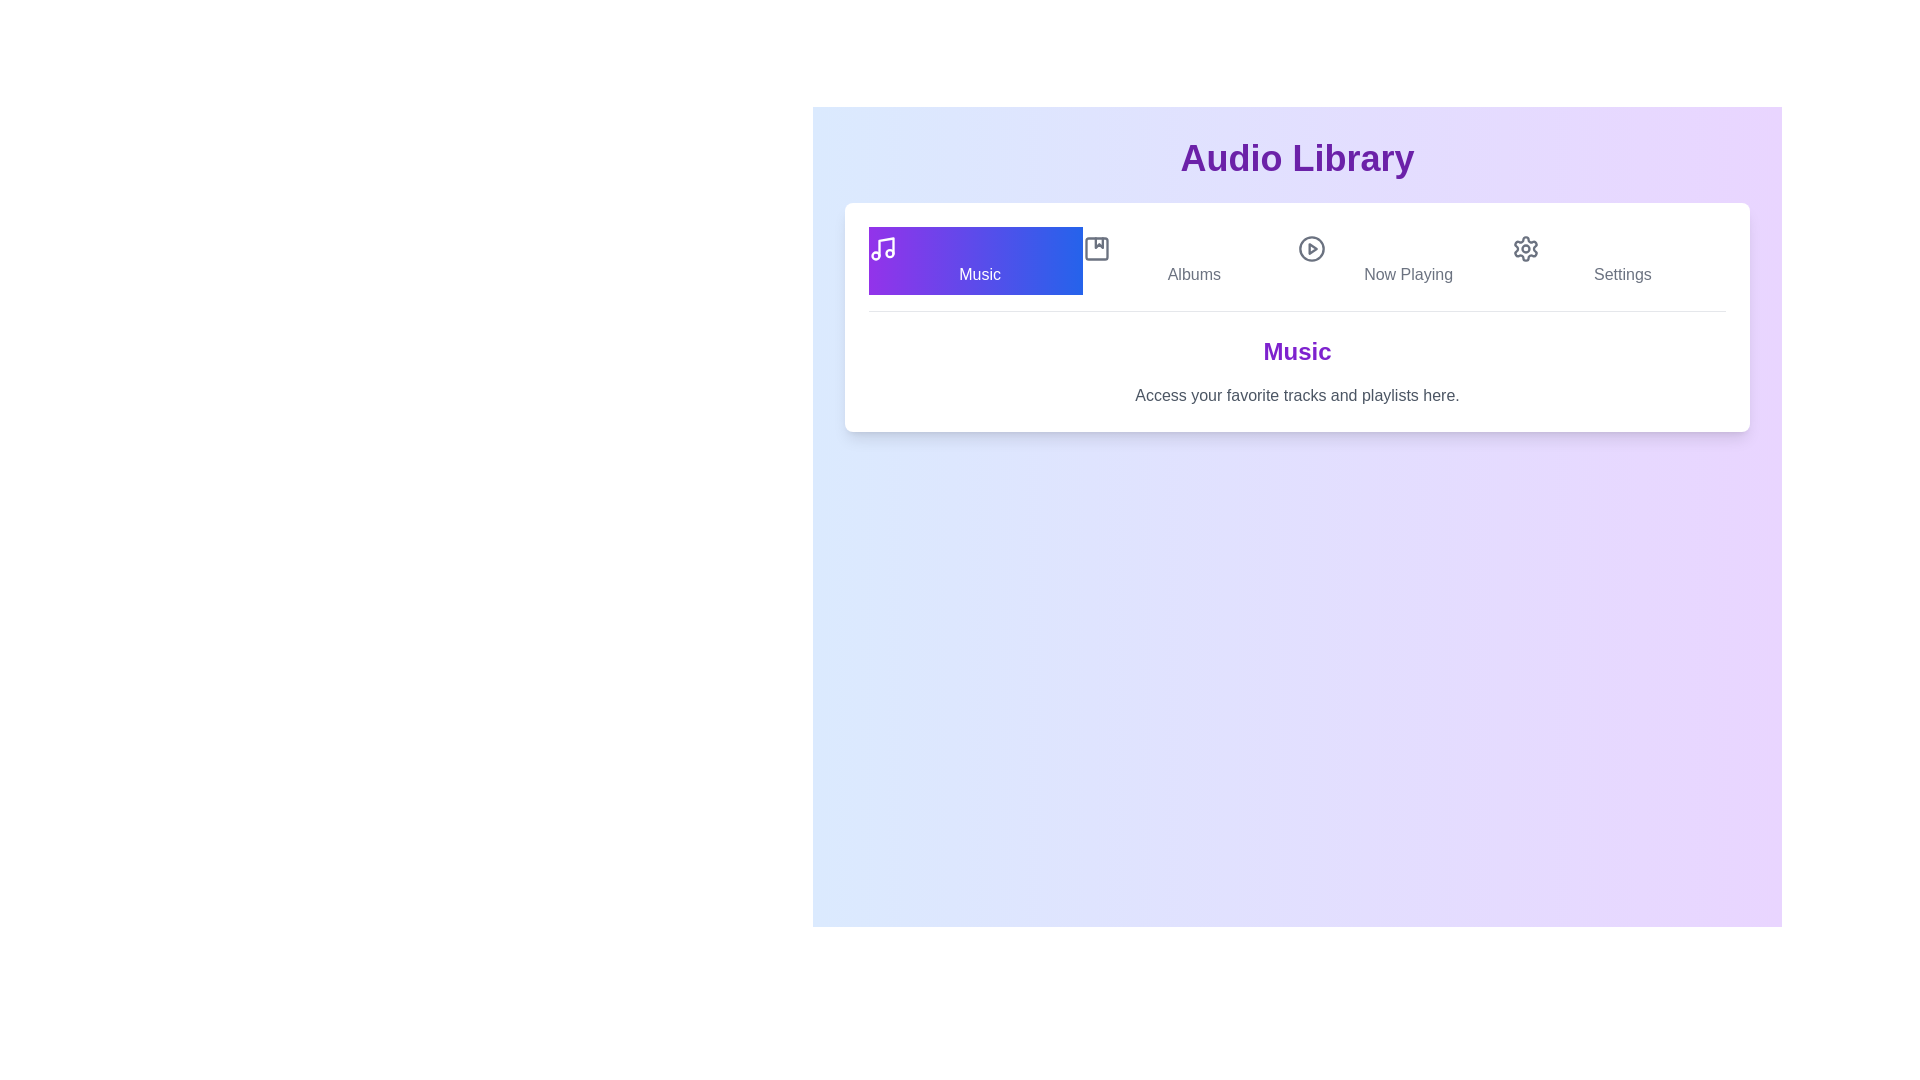 This screenshot has width=1920, height=1080. I want to click on the rectangular icon with rounded corners located, so click(1096, 248).